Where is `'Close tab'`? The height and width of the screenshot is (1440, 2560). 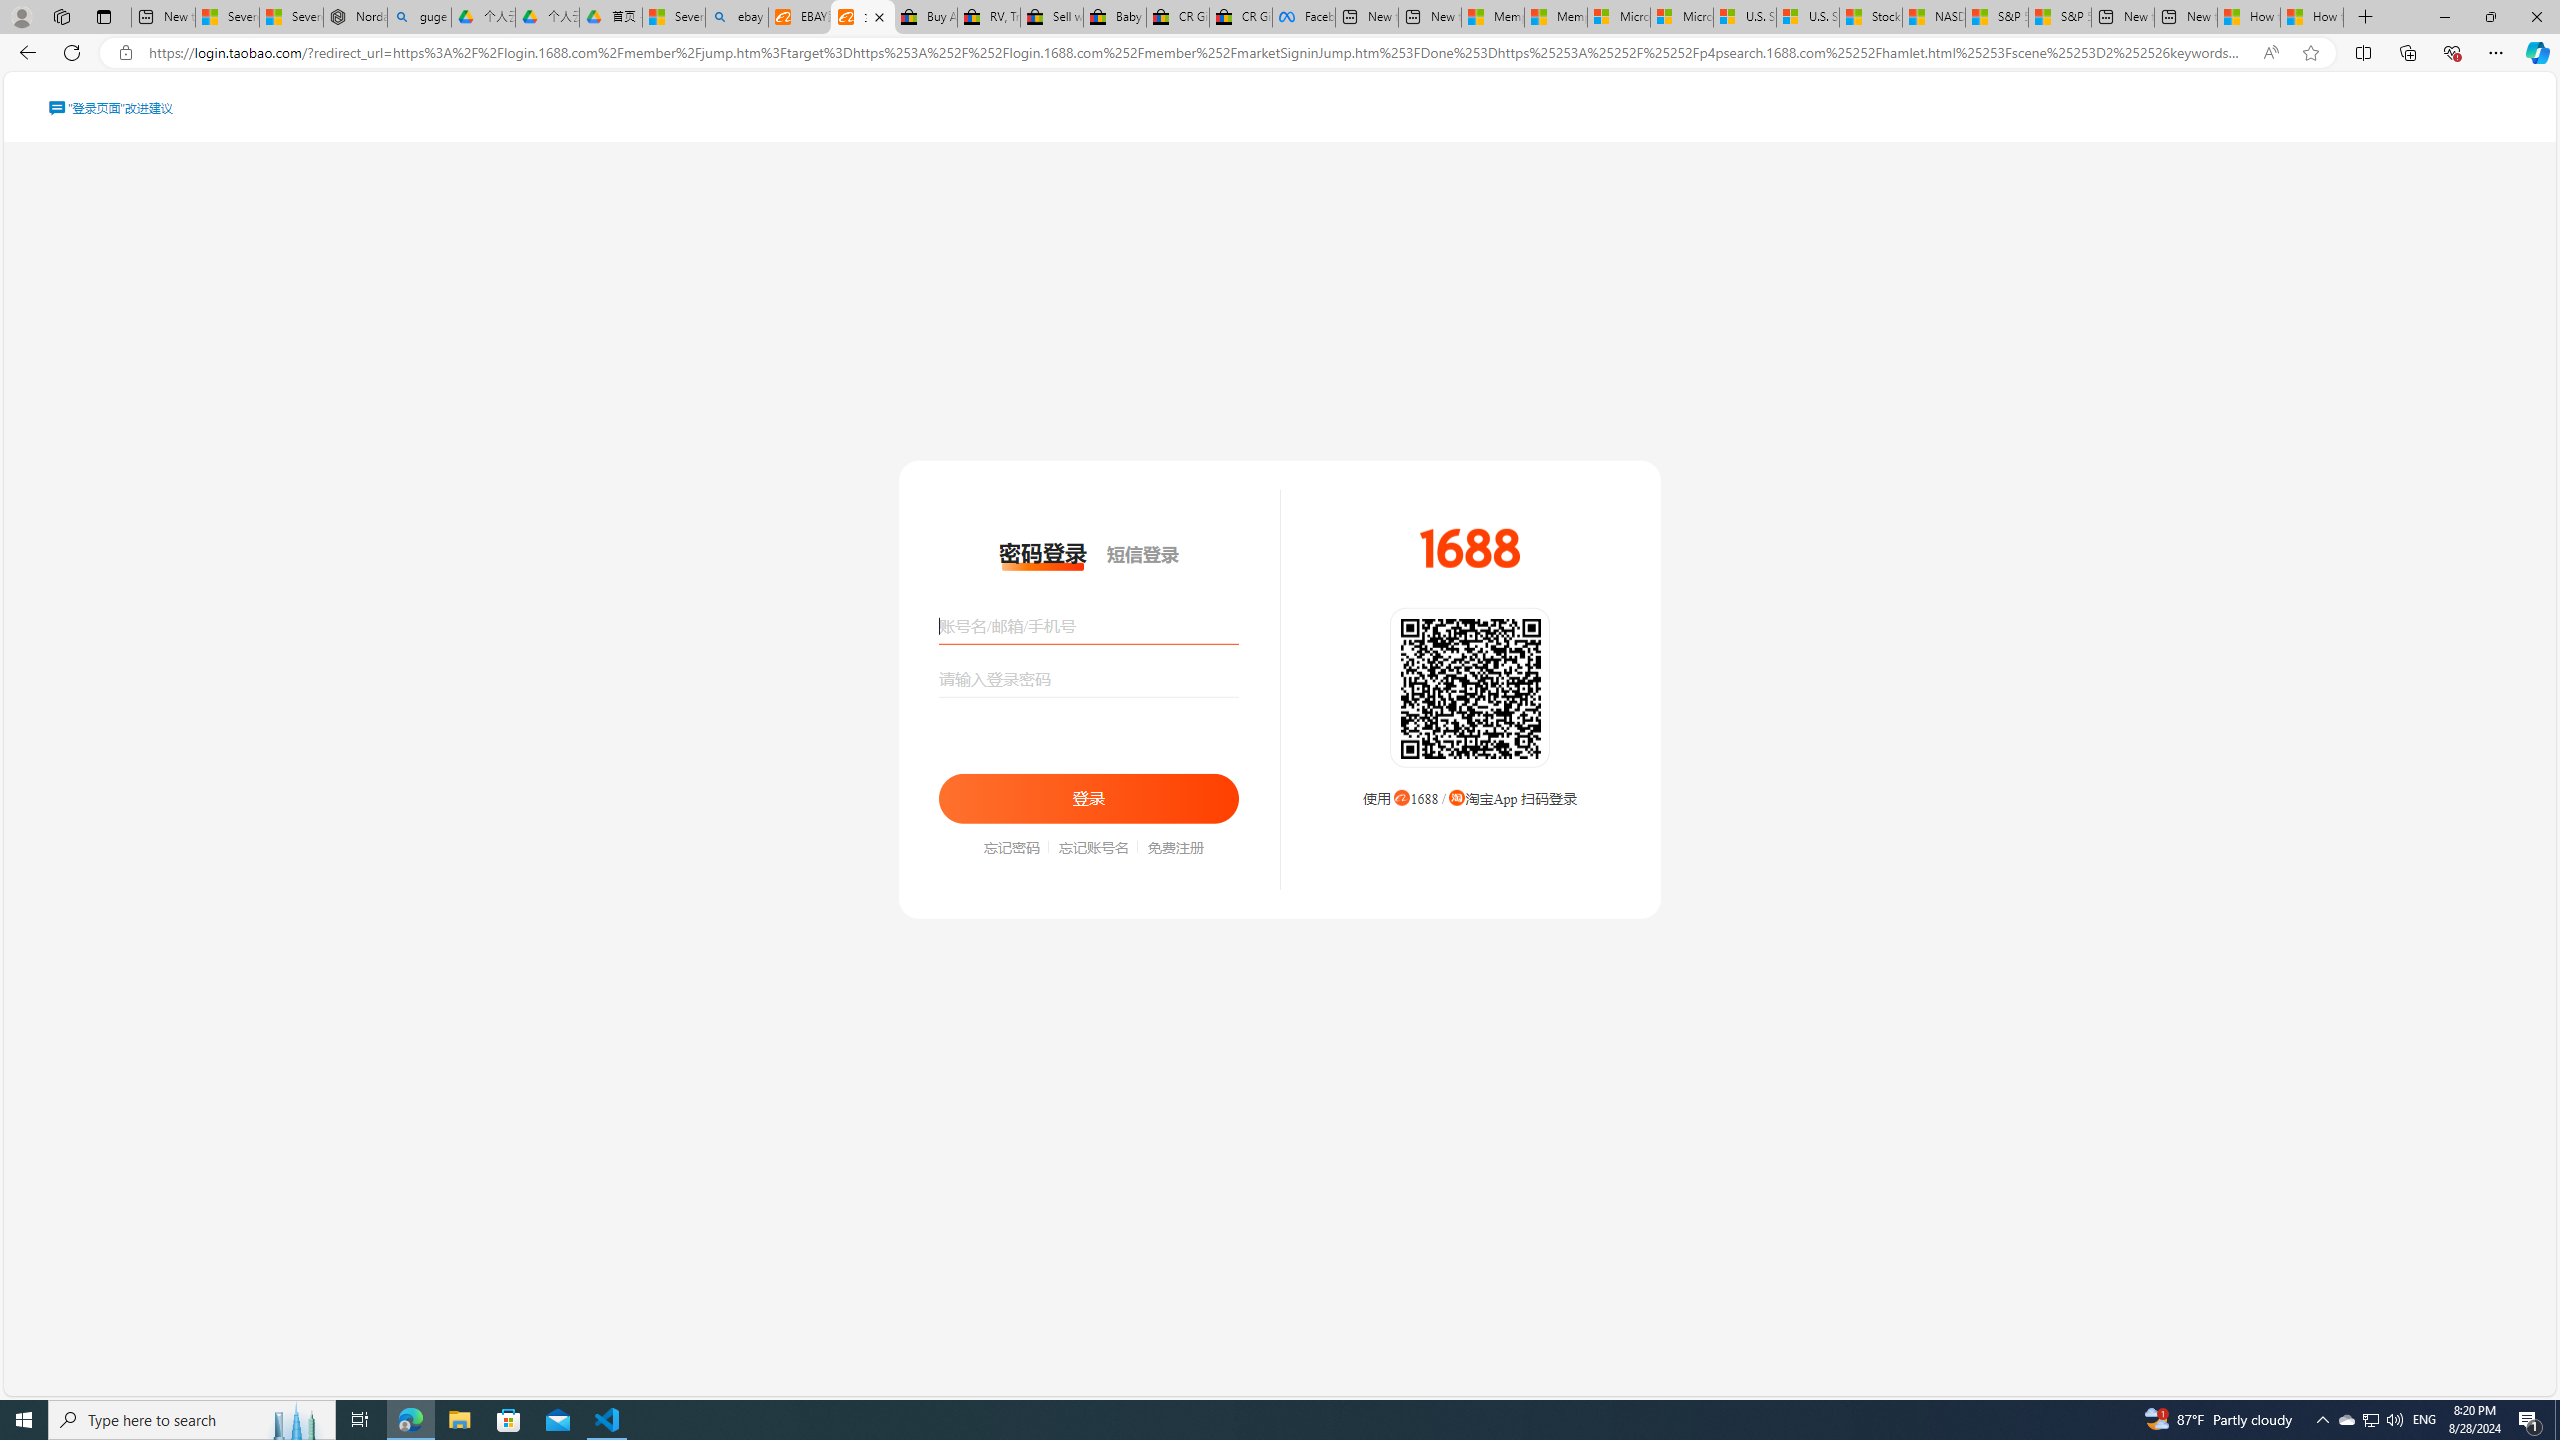
'Close tab' is located at coordinates (879, 16).